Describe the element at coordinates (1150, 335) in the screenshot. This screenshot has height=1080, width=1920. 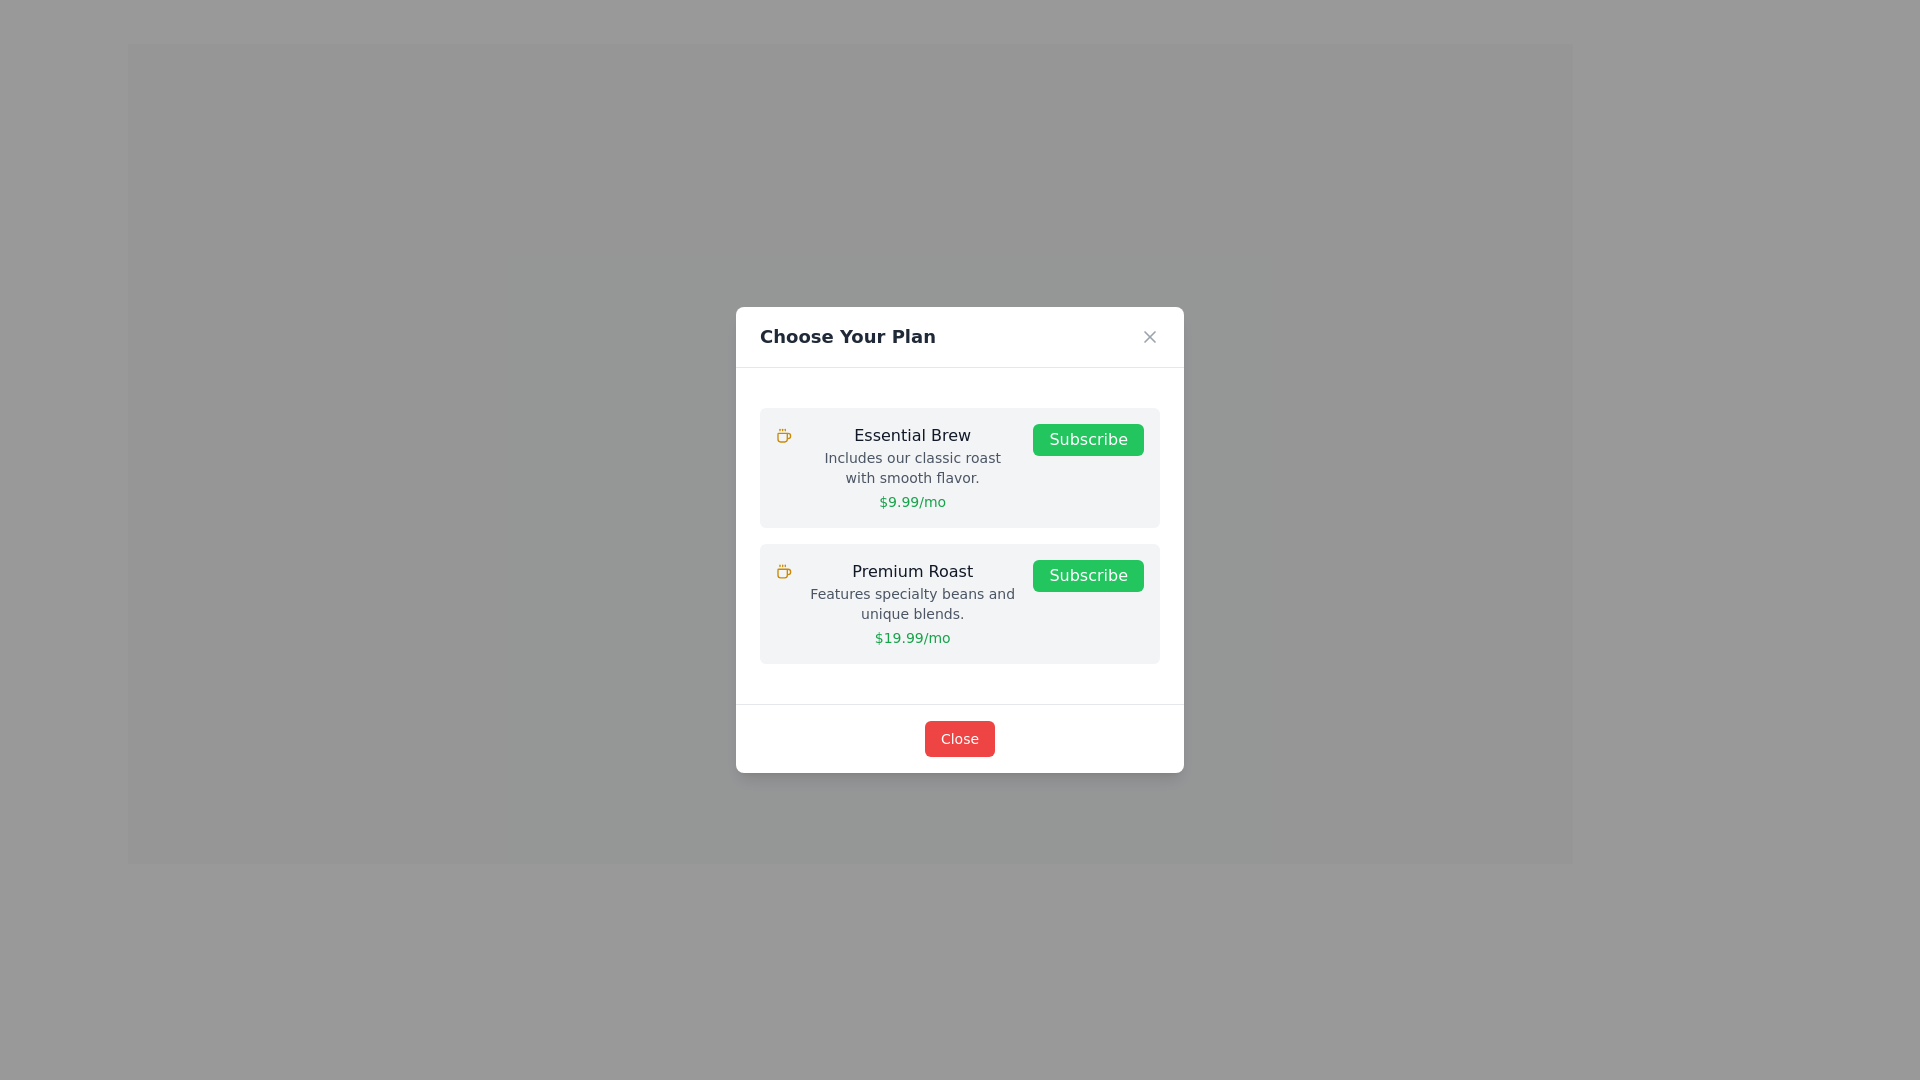
I see `the close icon represented by a small diagonal cross mark located in the top-right corner of the 'Choose Your Plan' modal dialog box` at that location.